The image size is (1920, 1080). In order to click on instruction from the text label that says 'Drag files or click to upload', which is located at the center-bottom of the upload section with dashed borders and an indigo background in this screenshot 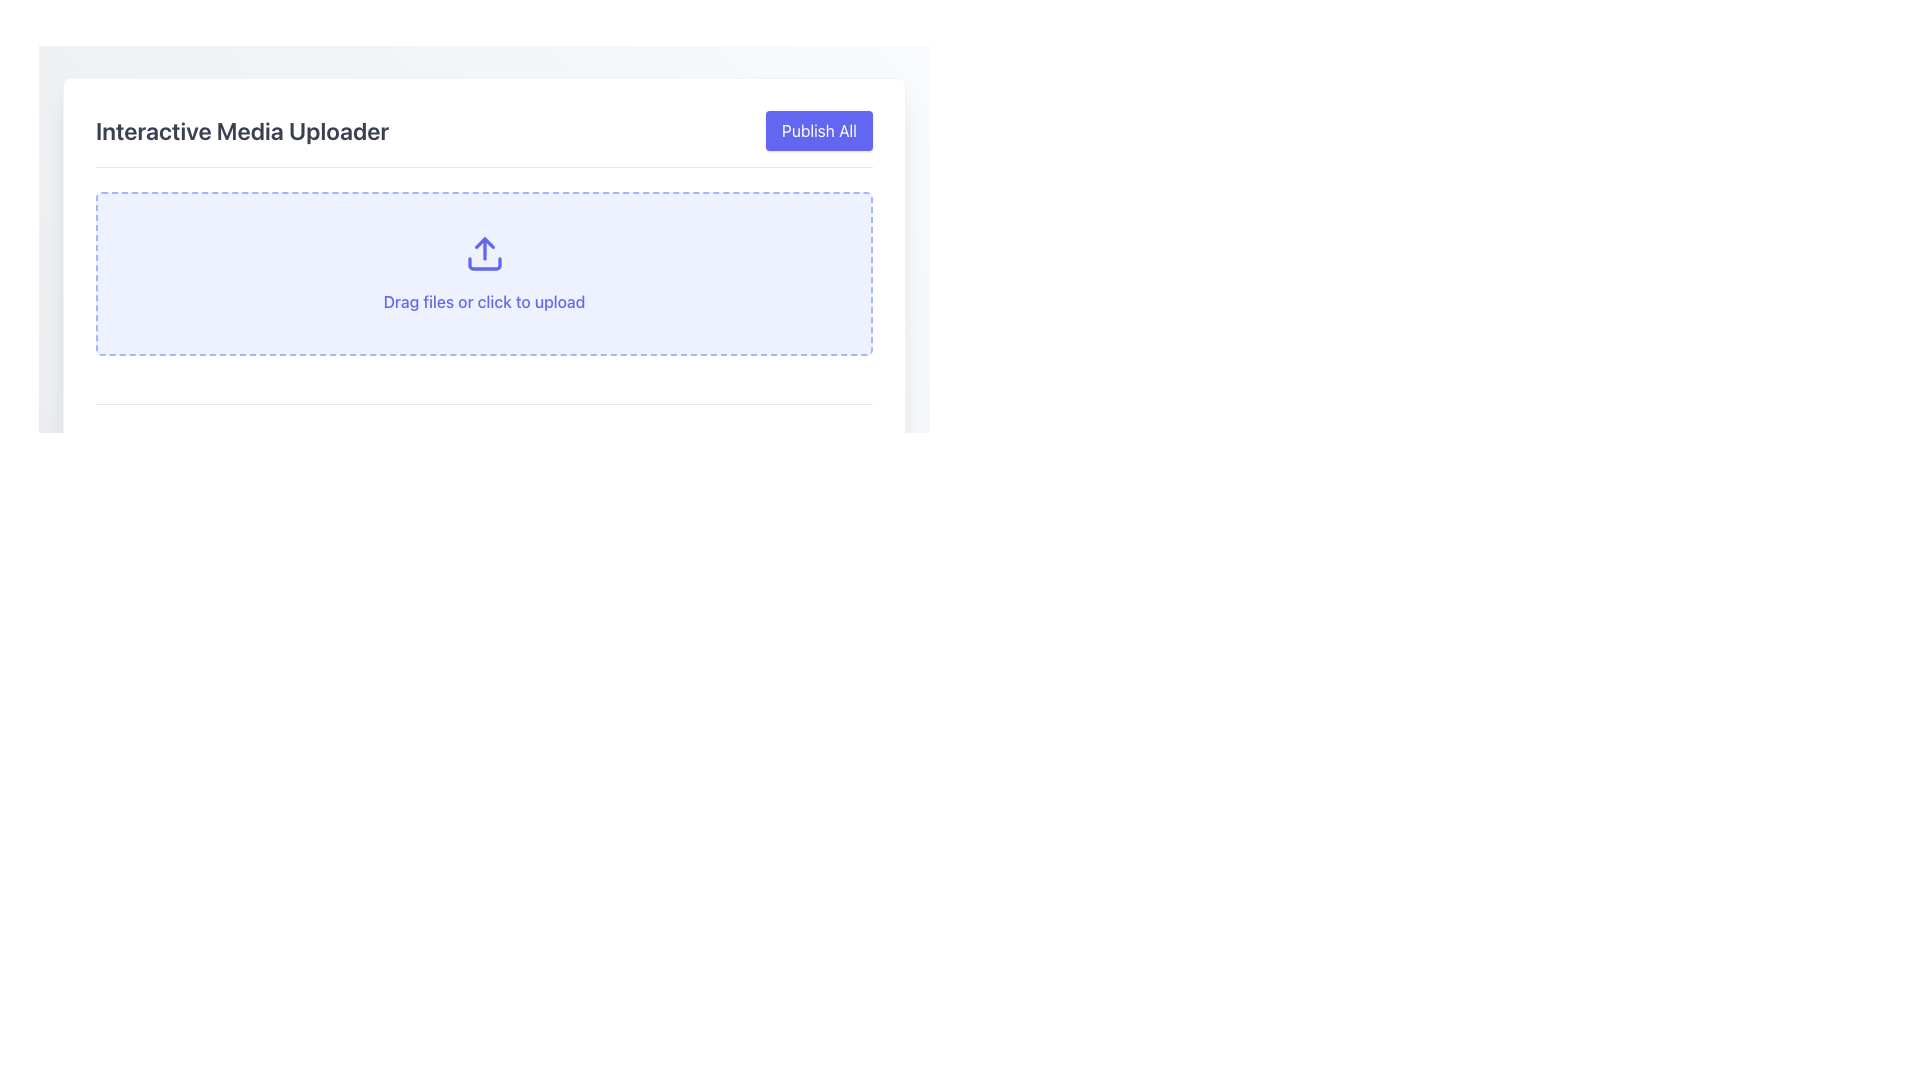, I will do `click(484, 301)`.